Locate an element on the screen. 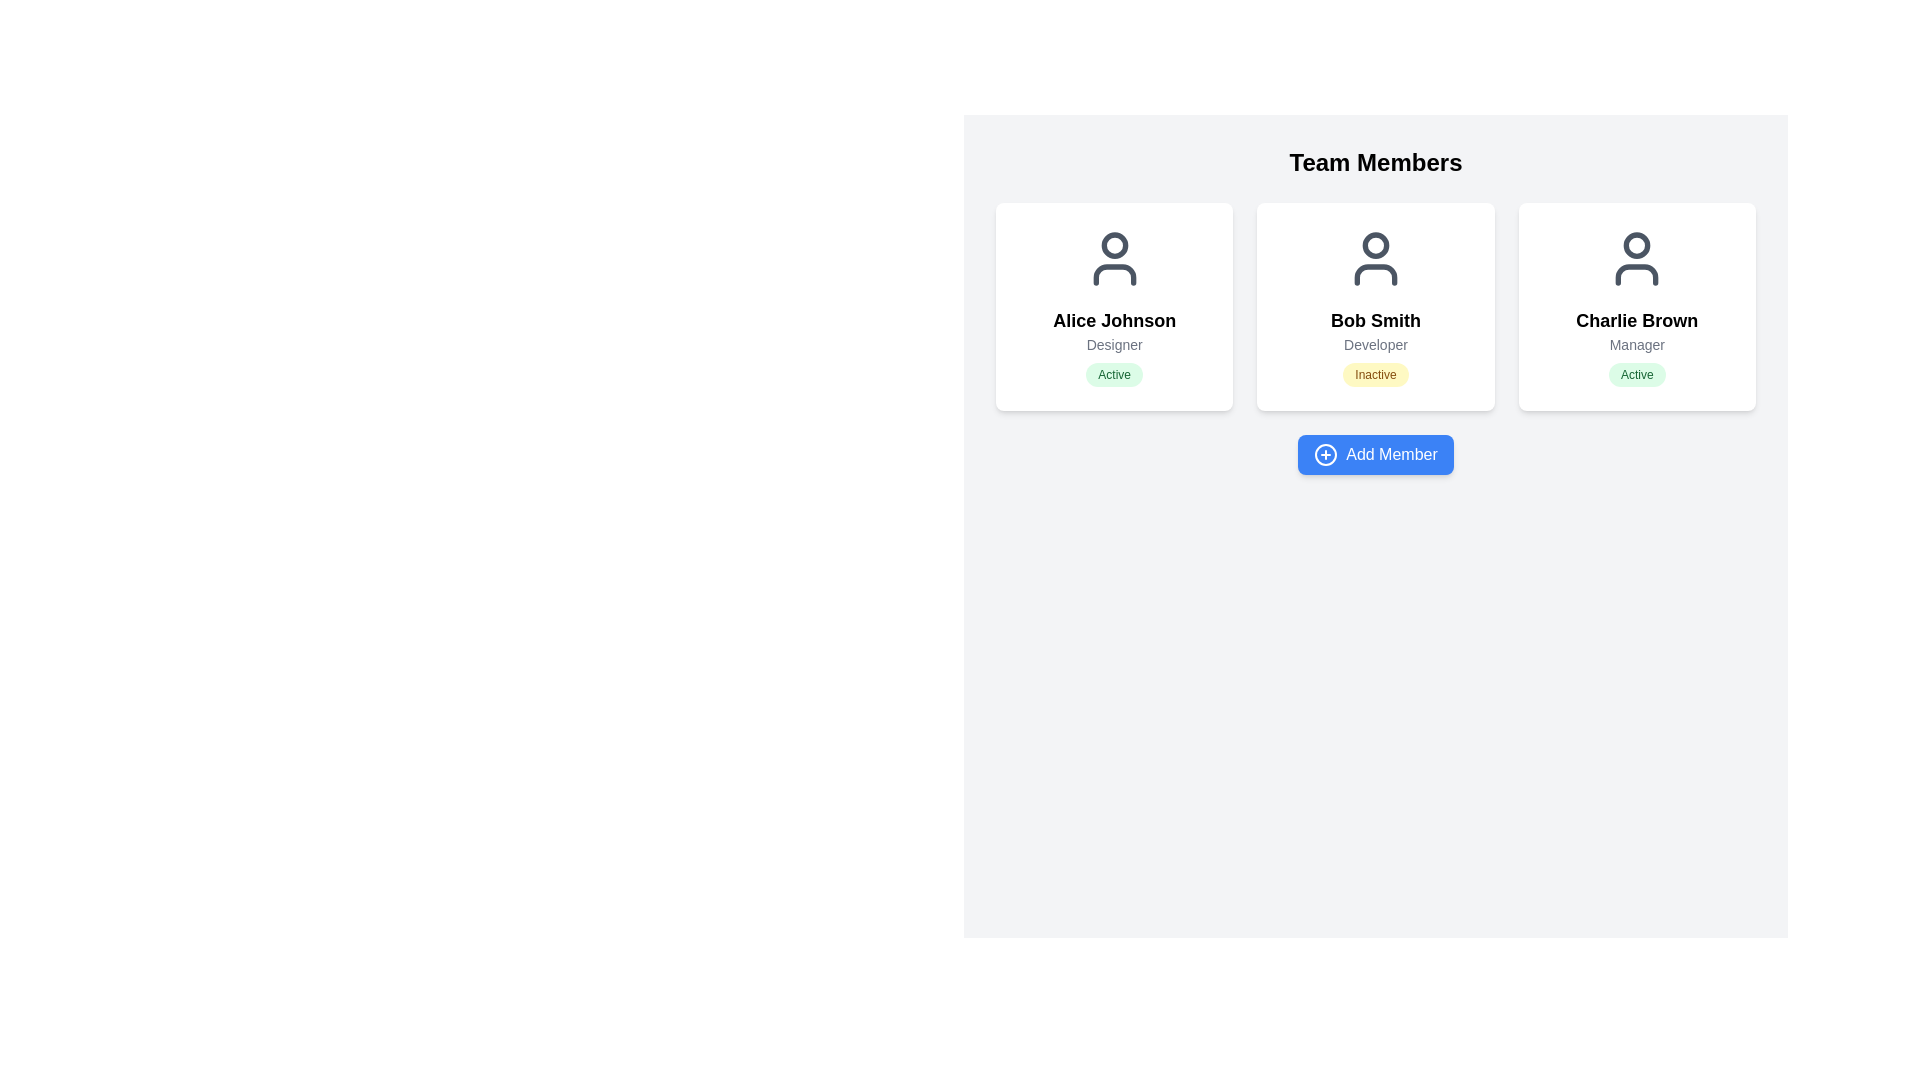 This screenshot has width=1920, height=1080. the button located at the bottom center of the 'Team Members' section is located at coordinates (1375, 455).